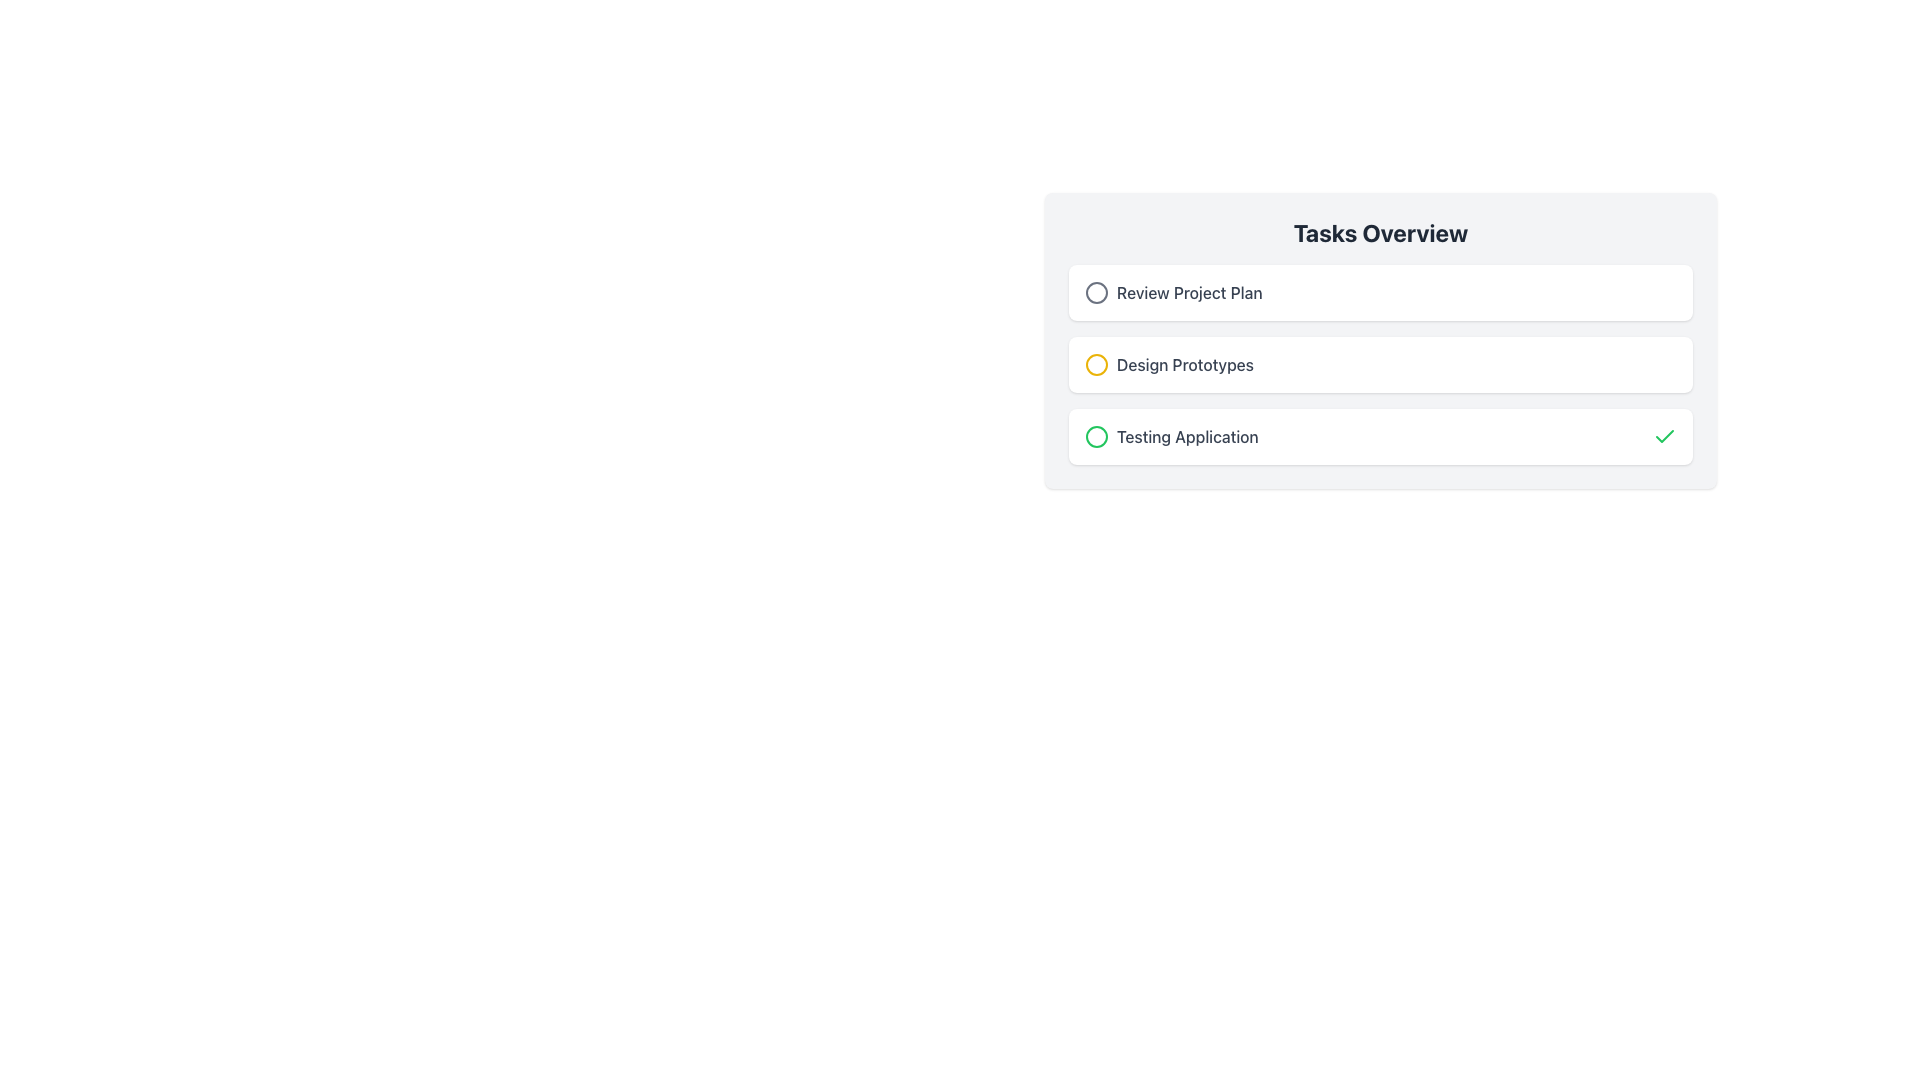  What do you see at coordinates (1096, 365) in the screenshot?
I see `second bullet icon in the task list, which is a circular icon with an outlined yellow ring located next to the text 'Design Prototypes'` at bounding box center [1096, 365].